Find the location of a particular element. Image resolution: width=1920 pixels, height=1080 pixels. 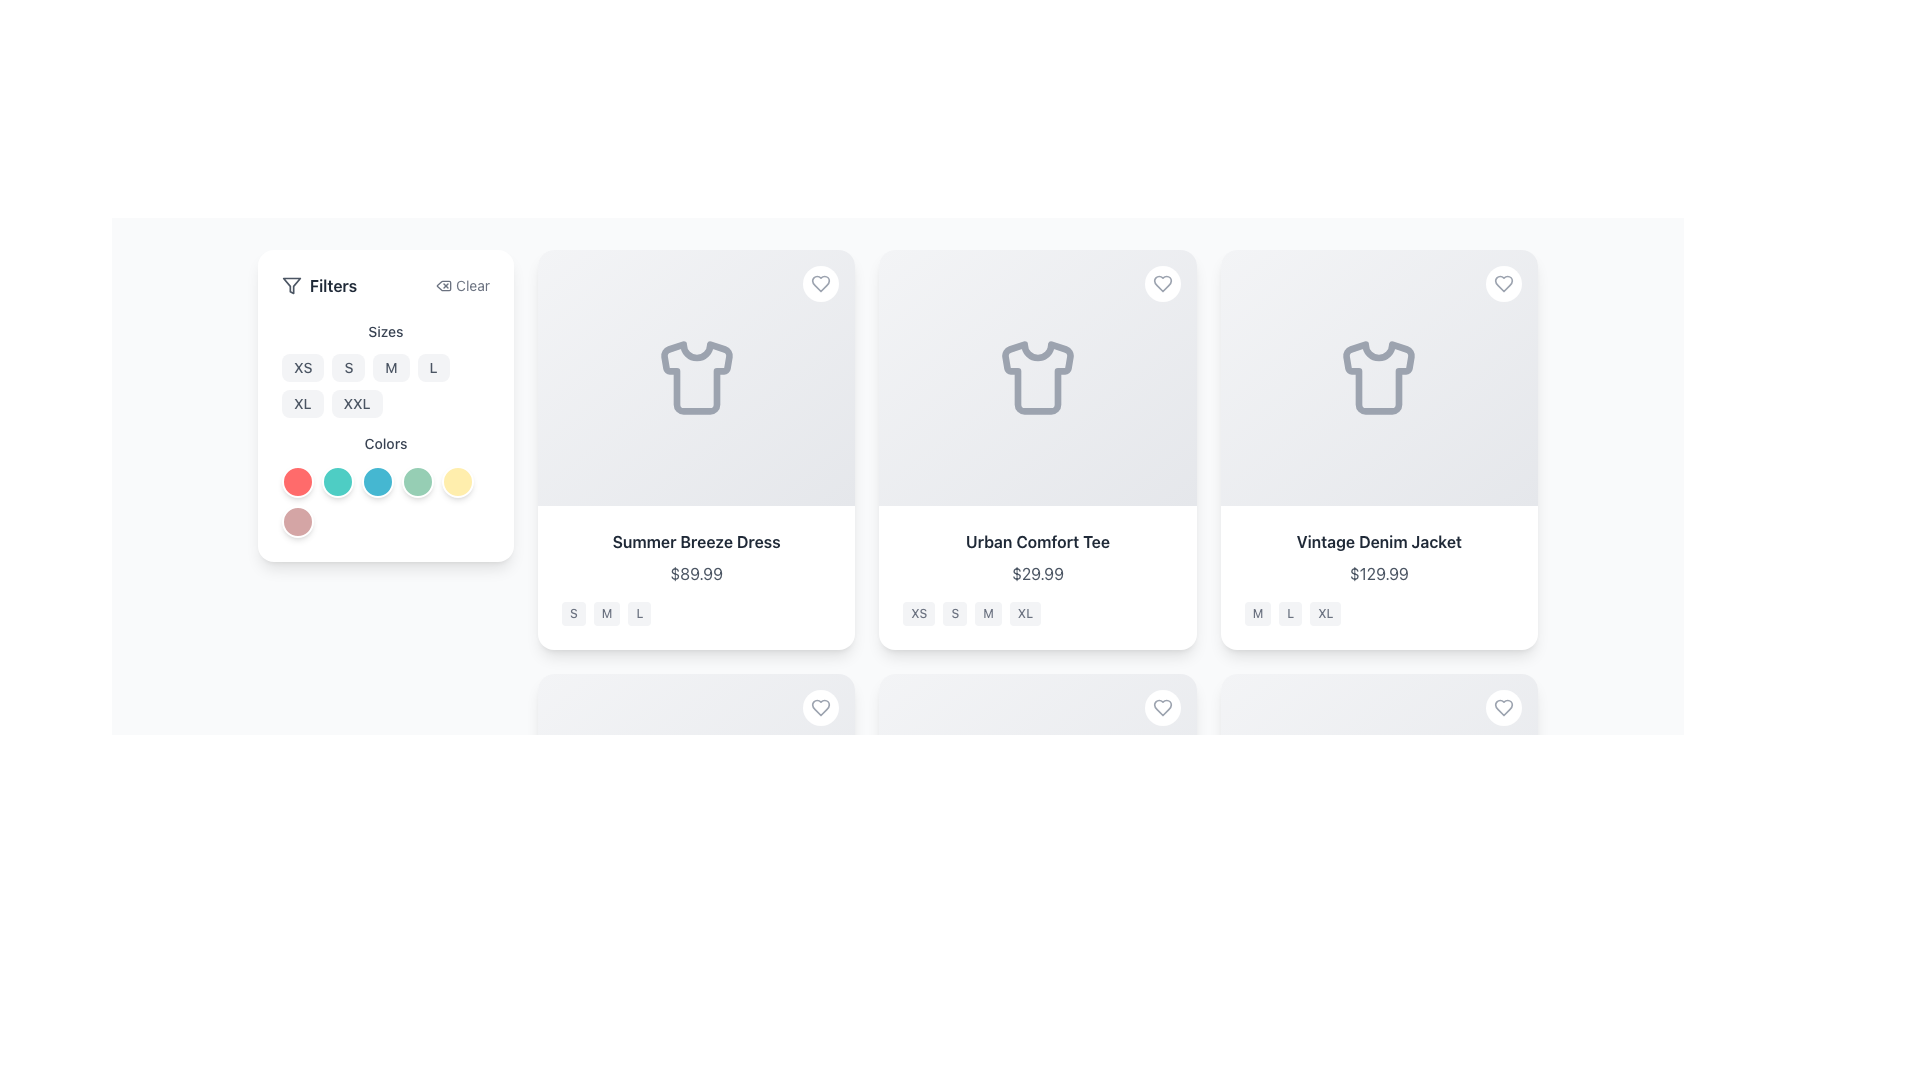

the circular button with a white background and gray heart icon located at the top-right corner of the 'Summer Breeze Dress' product card is located at coordinates (821, 284).